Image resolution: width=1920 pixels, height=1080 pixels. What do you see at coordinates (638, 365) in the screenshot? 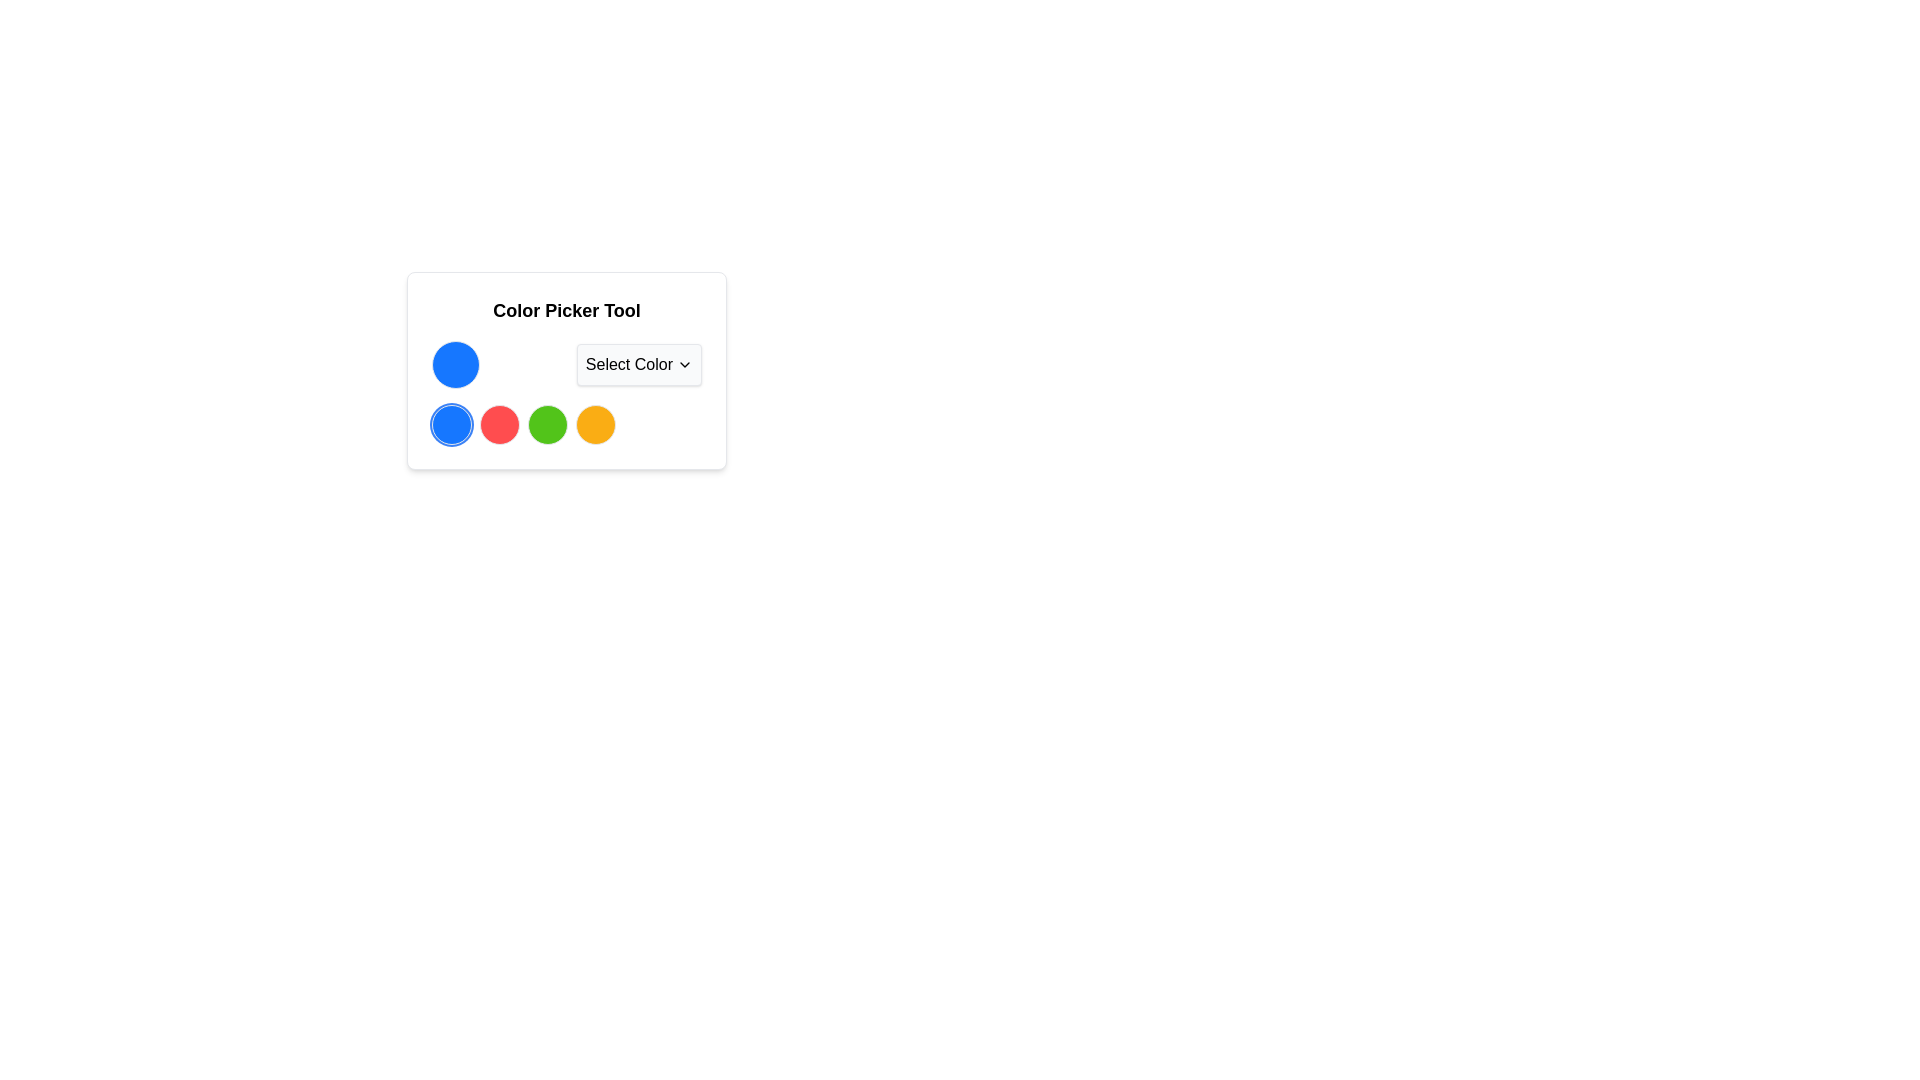
I see `the 'Select Color' dropdown button, which has a light gray background and a downward-pointing chevron icon` at bounding box center [638, 365].